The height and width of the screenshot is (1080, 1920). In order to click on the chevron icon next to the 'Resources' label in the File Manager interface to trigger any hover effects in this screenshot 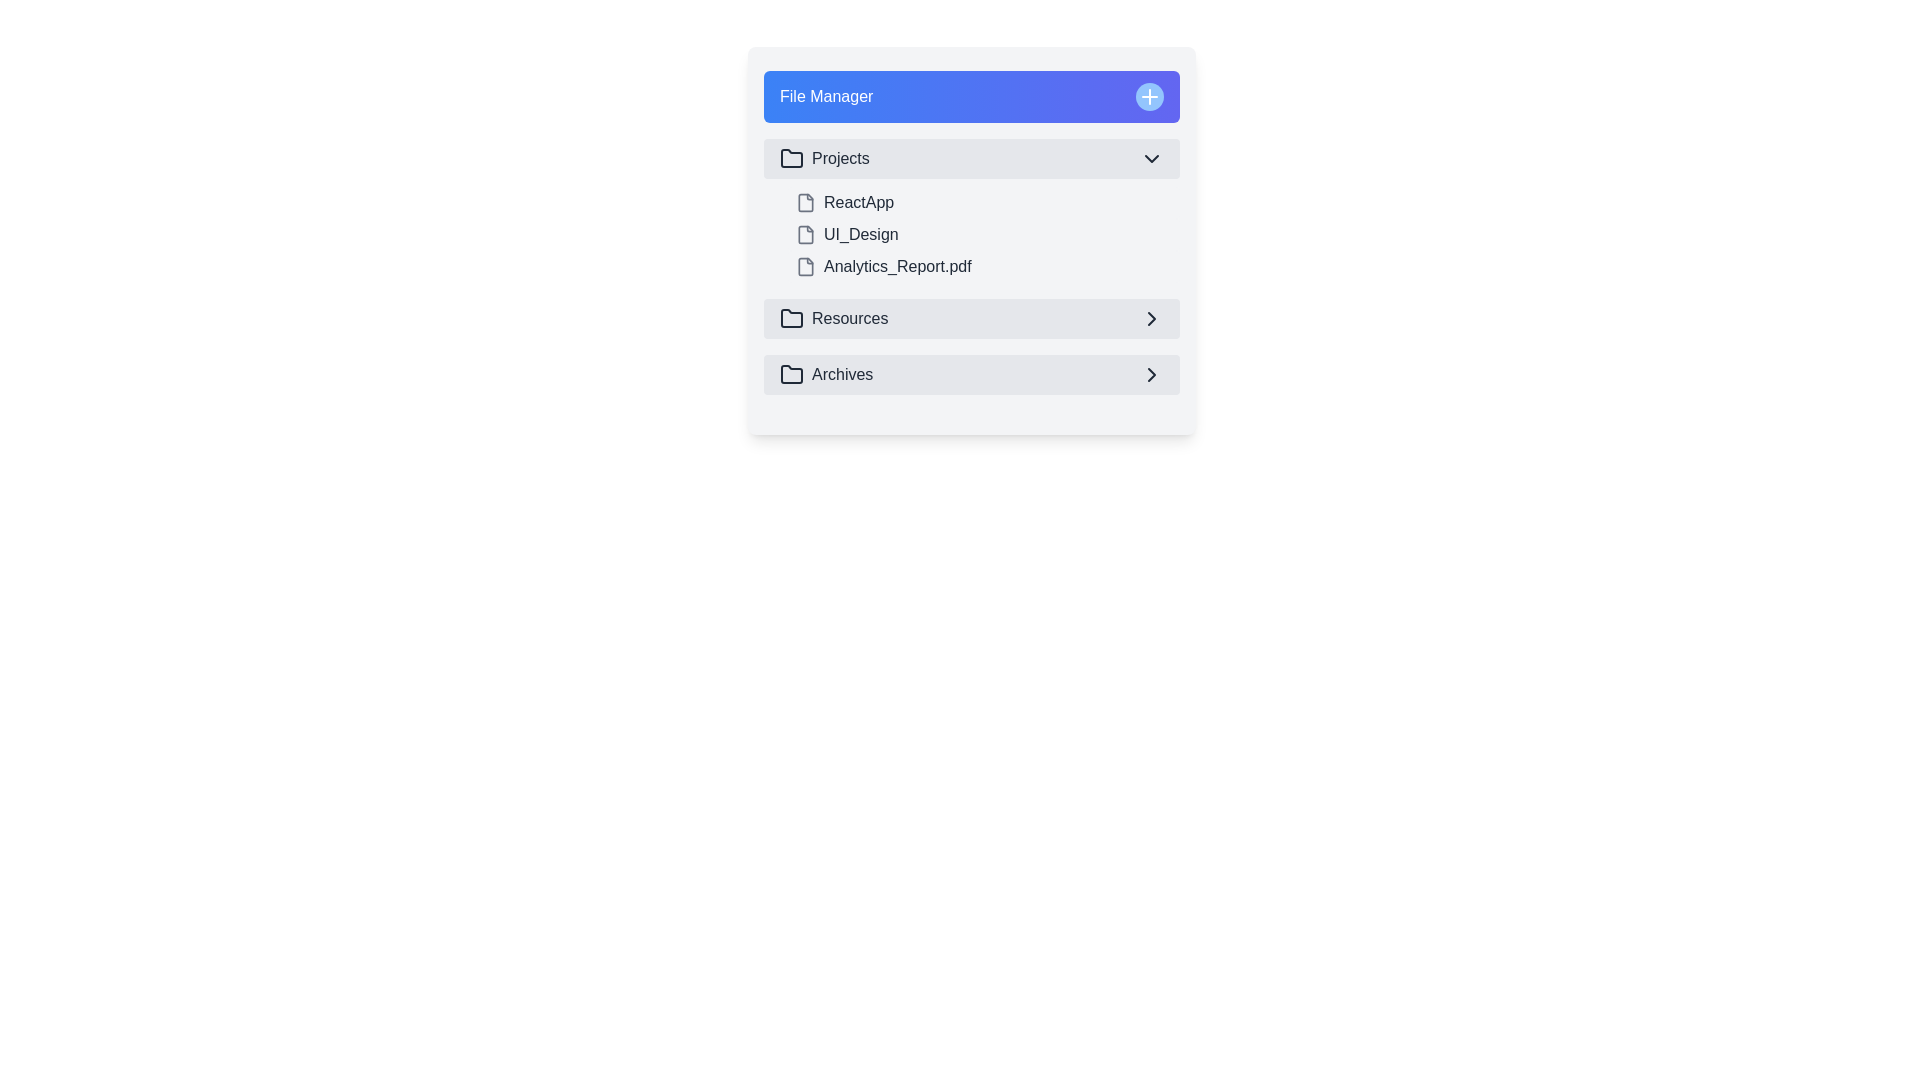, I will do `click(1152, 318)`.